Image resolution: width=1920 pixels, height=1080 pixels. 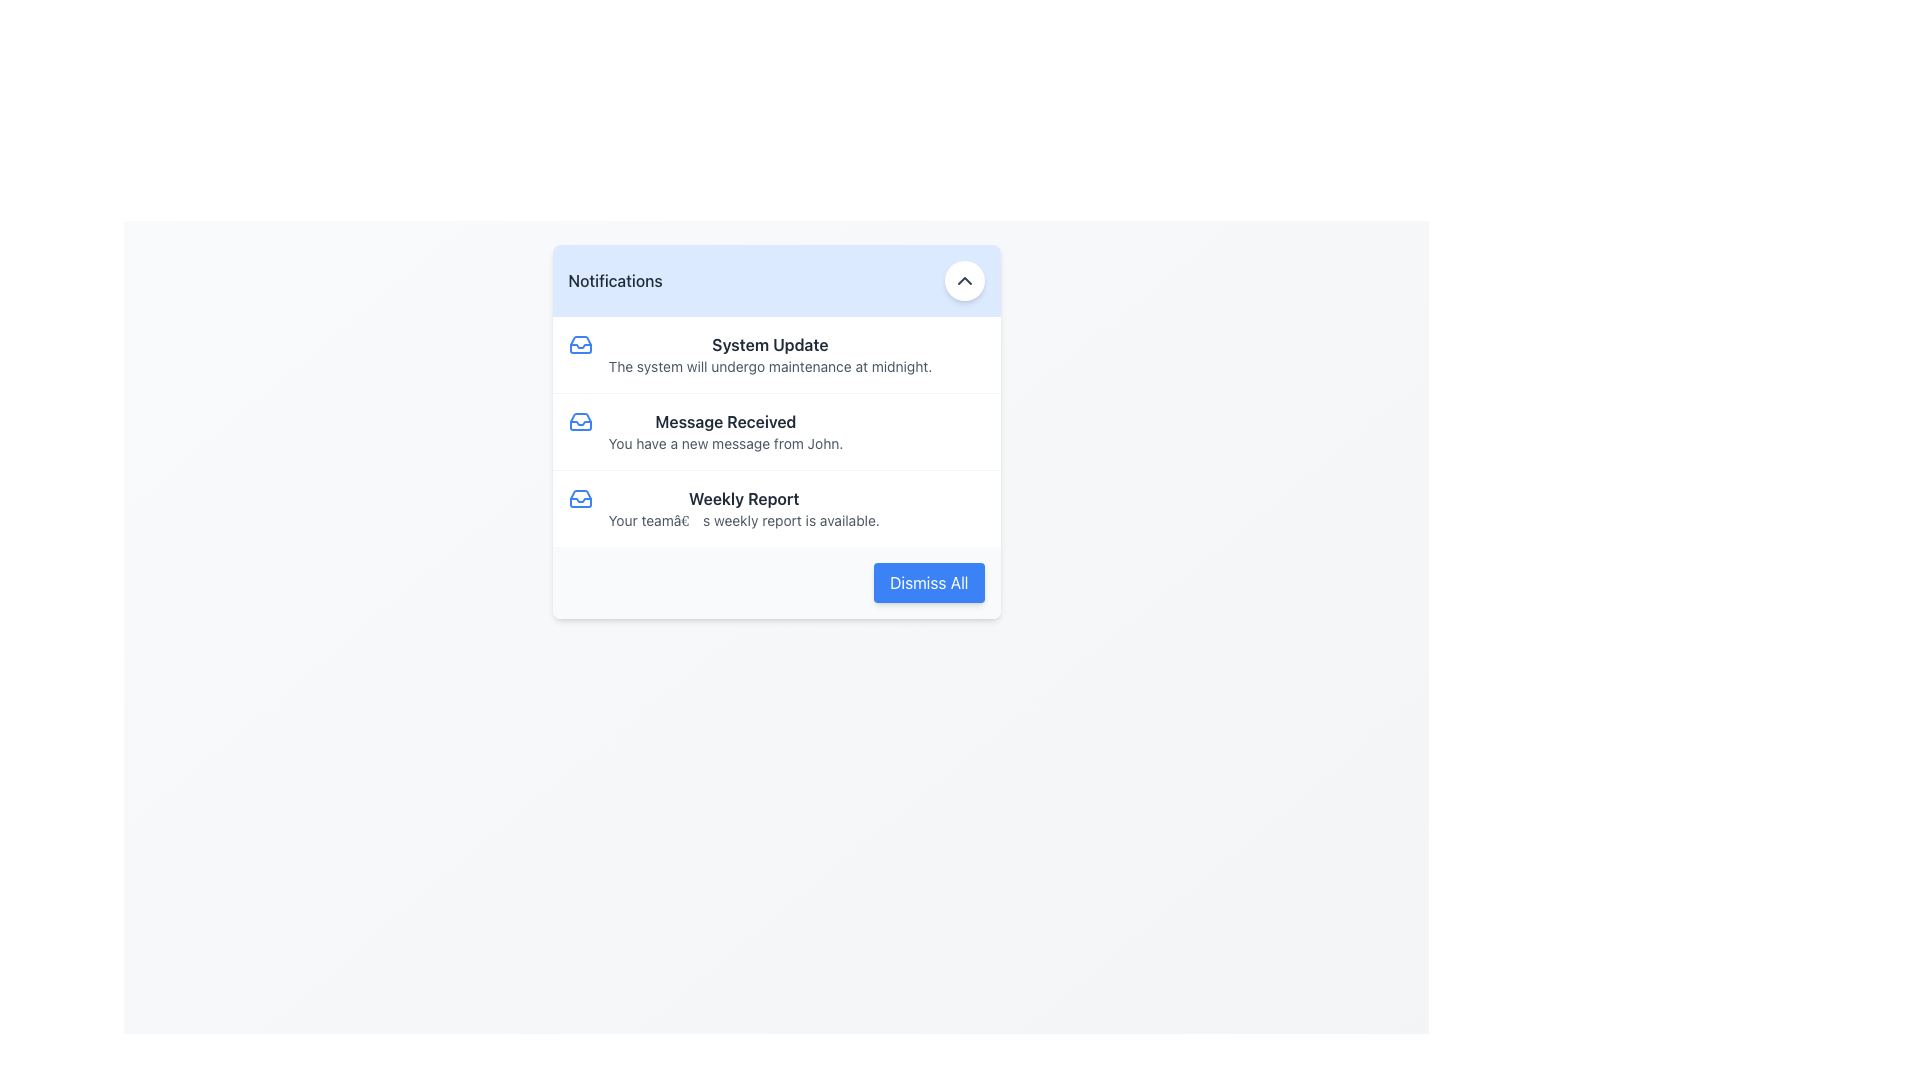 What do you see at coordinates (579, 499) in the screenshot?
I see `the bottom triangular part of the mailbox icon located in the top-left corner of the notification card` at bounding box center [579, 499].